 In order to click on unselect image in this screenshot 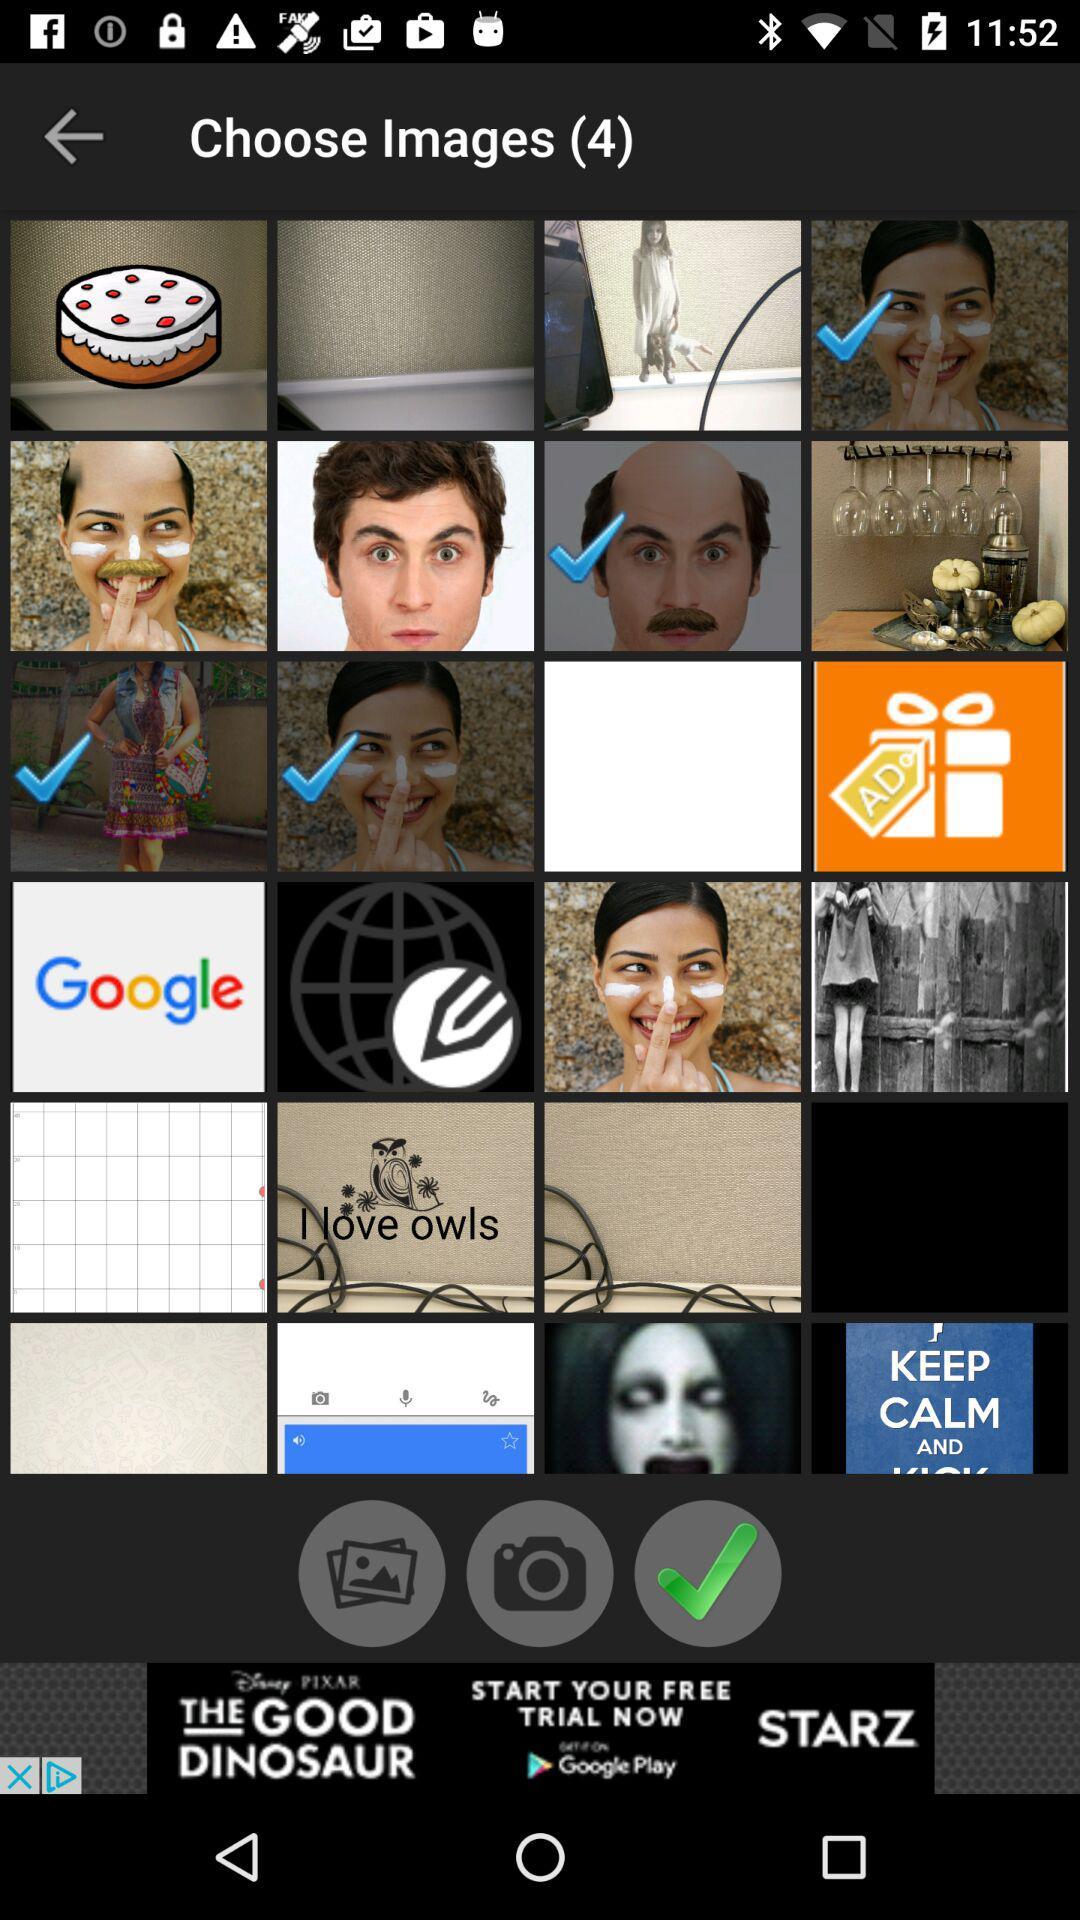, I will do `click(137, 765)`.